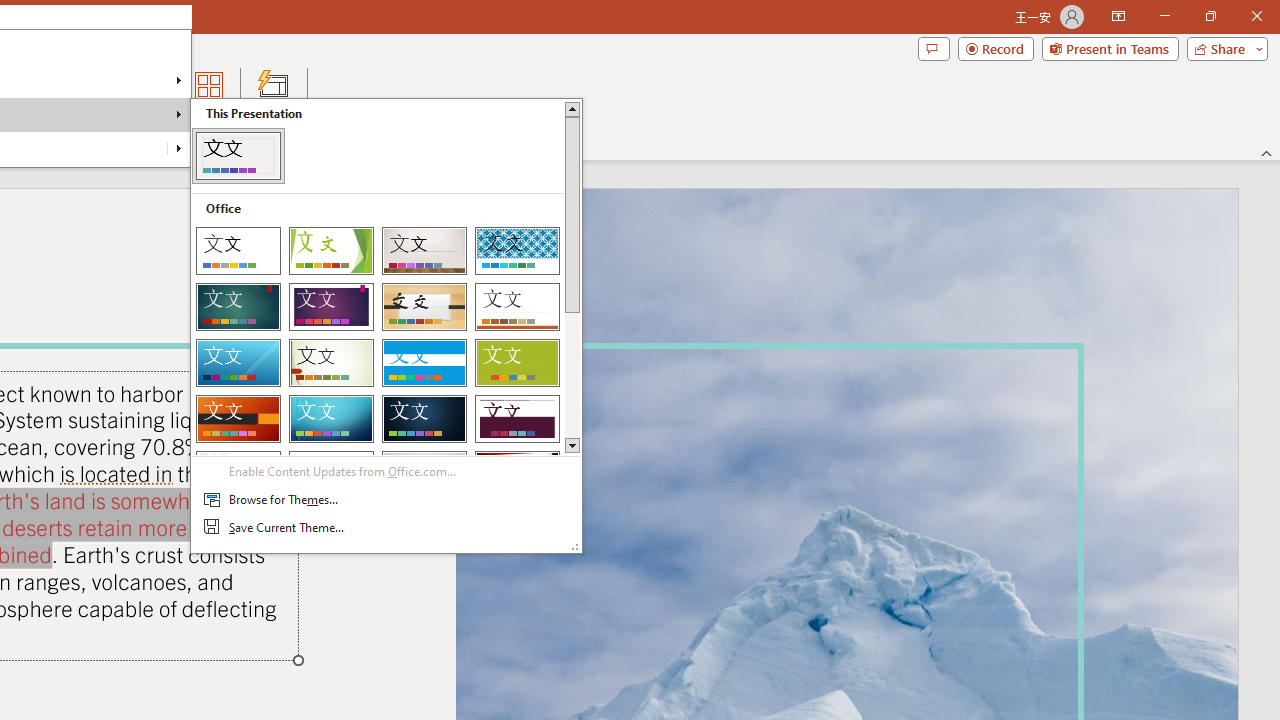  Describe the element at coordinates (51, 77) in the screenshot. I see `'Find...'` at that location.